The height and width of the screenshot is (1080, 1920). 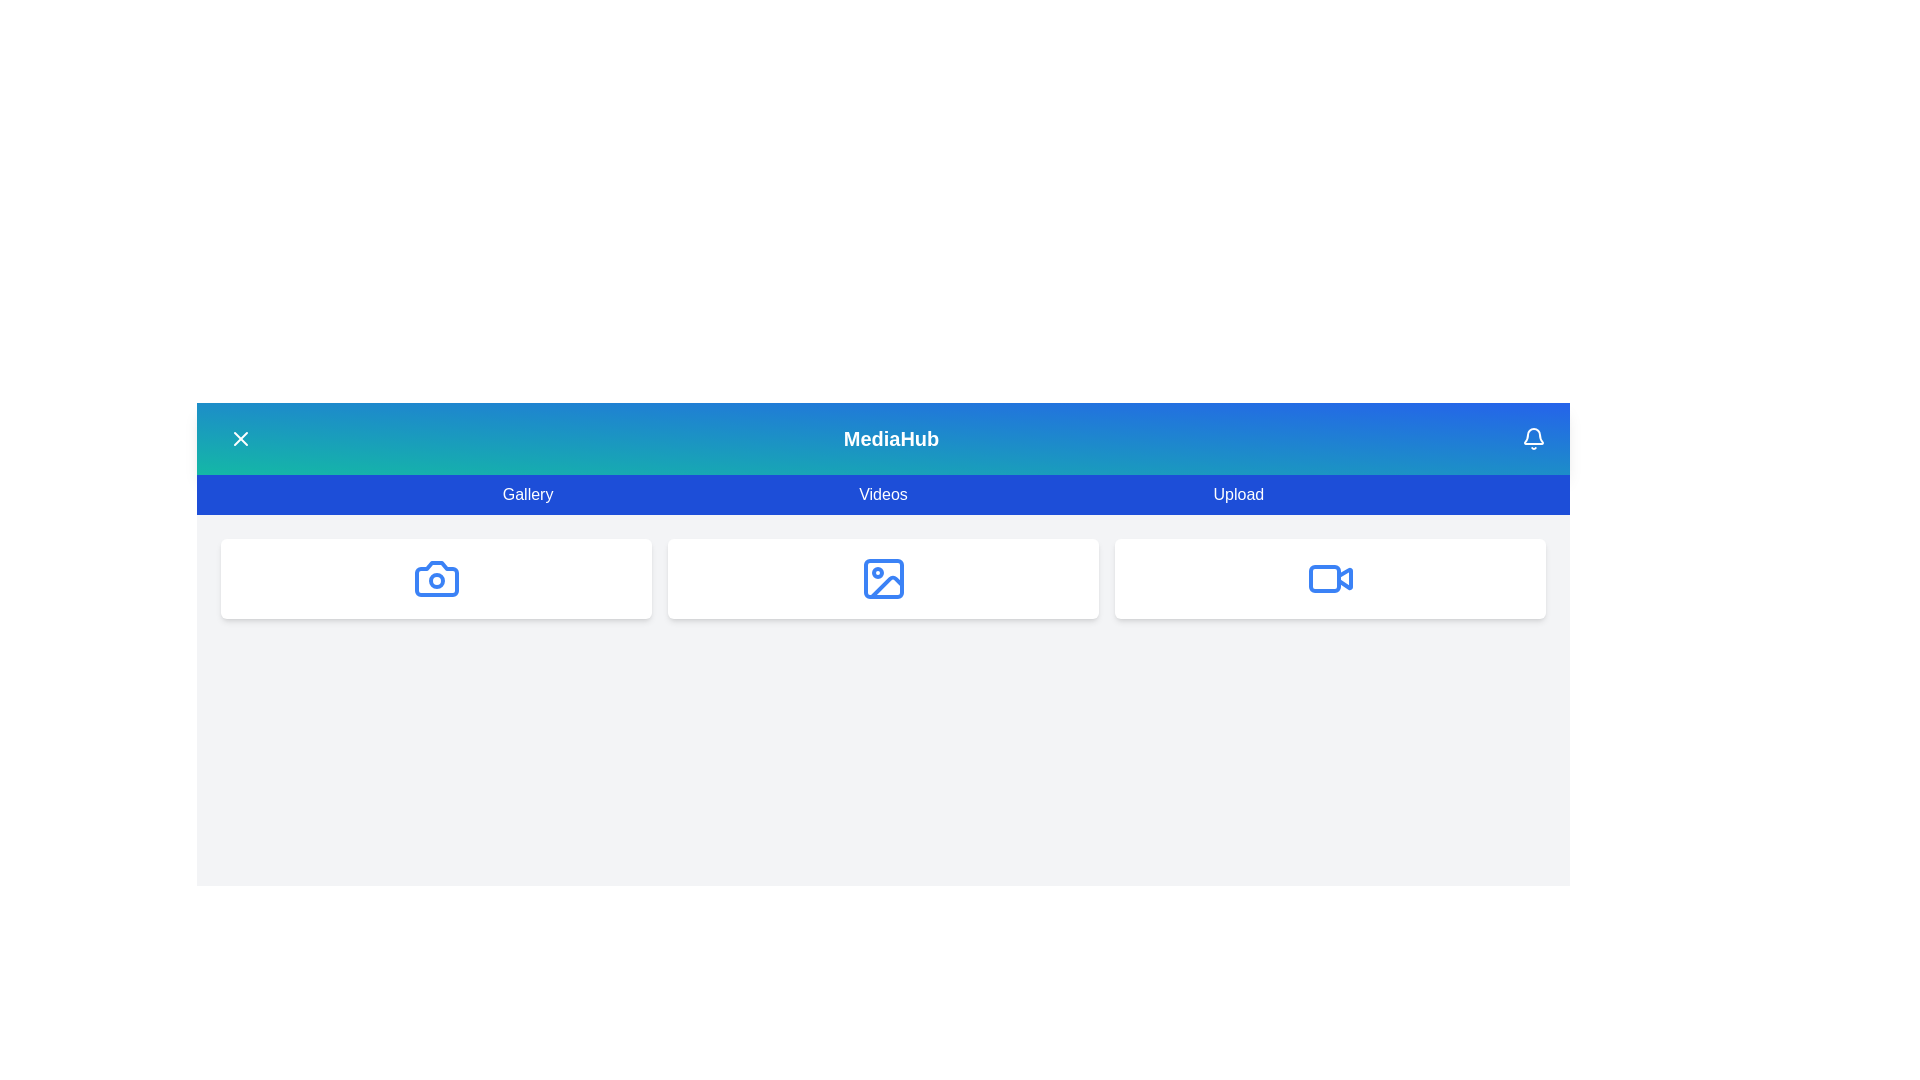 What do you see at coordinates (240, 438) in the screenshot?
I see `menu button to toggle the menu visibility` at bounding box center [240, 438].